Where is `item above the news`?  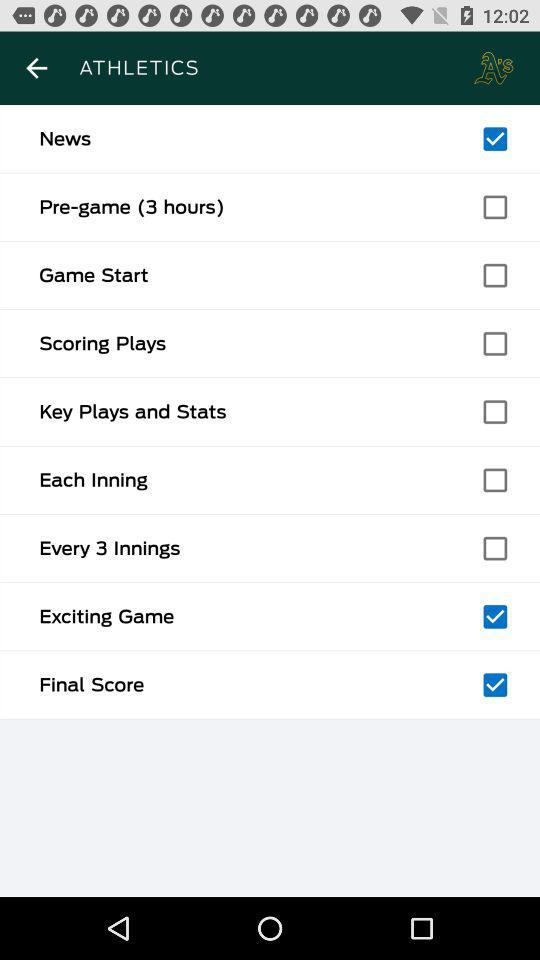
item above the news is located at coordinates (36, 68).